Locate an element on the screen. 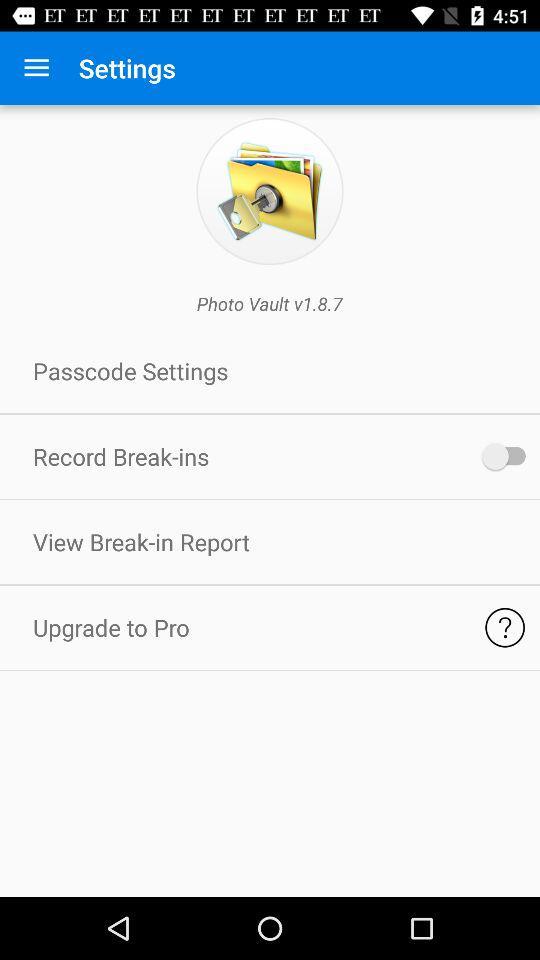  upgrade to pro is located at coordinates (504, 626).